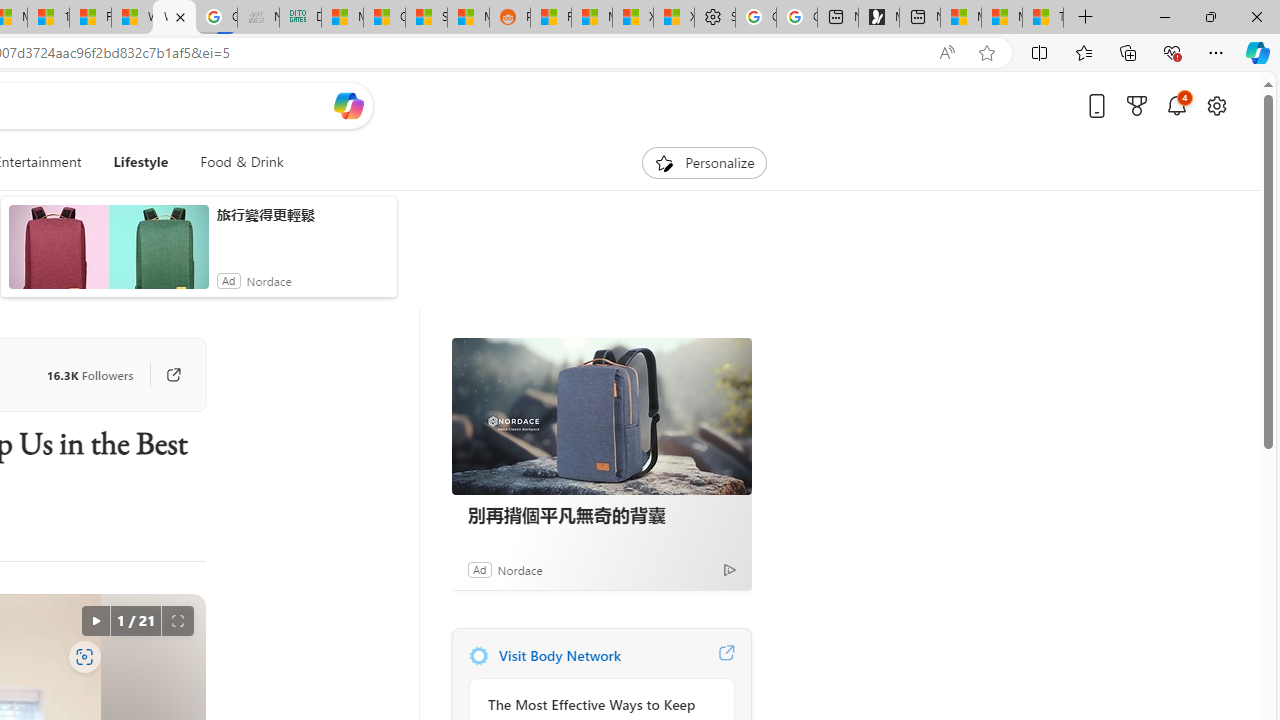  What do you see at coordinates (725, 655) in the screenshot?
I see `'Visit Body Network website'` at bounding box center [725, 655].